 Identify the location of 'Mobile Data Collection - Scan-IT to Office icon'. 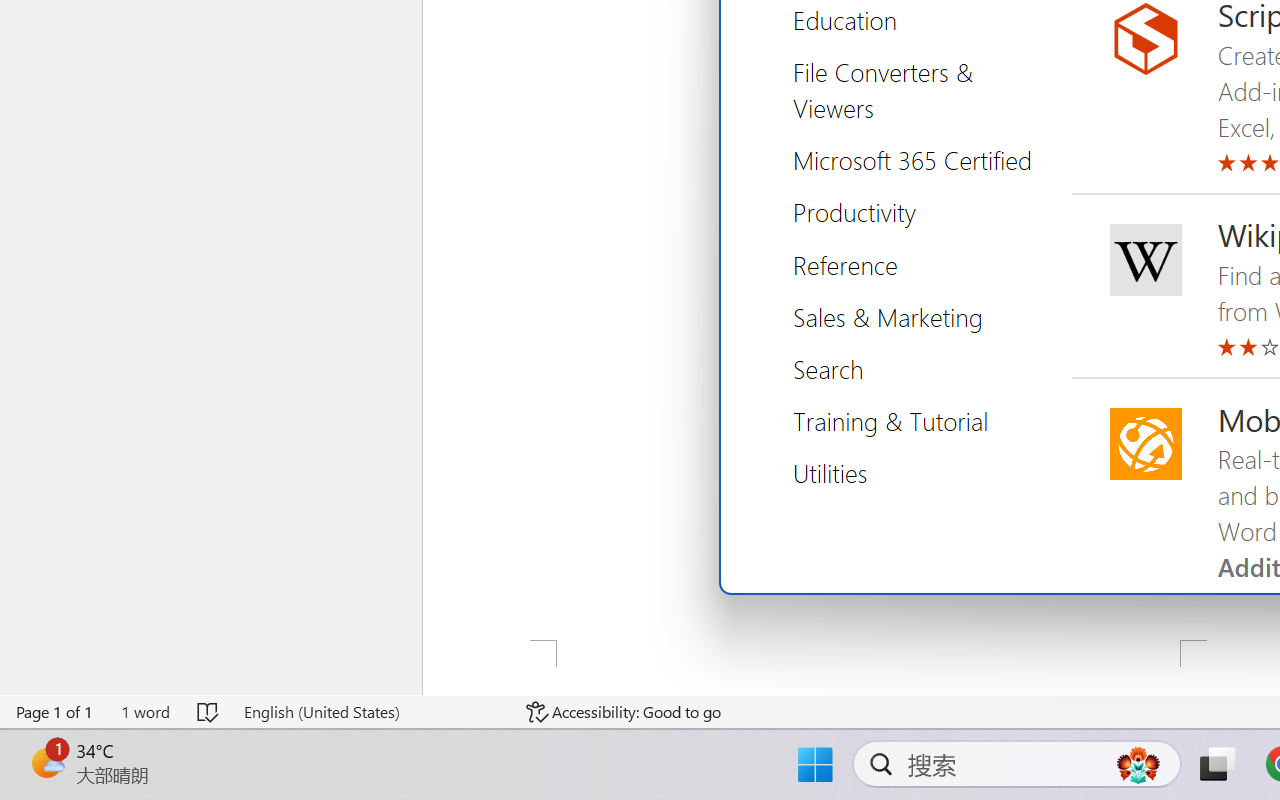
(1145, 443).